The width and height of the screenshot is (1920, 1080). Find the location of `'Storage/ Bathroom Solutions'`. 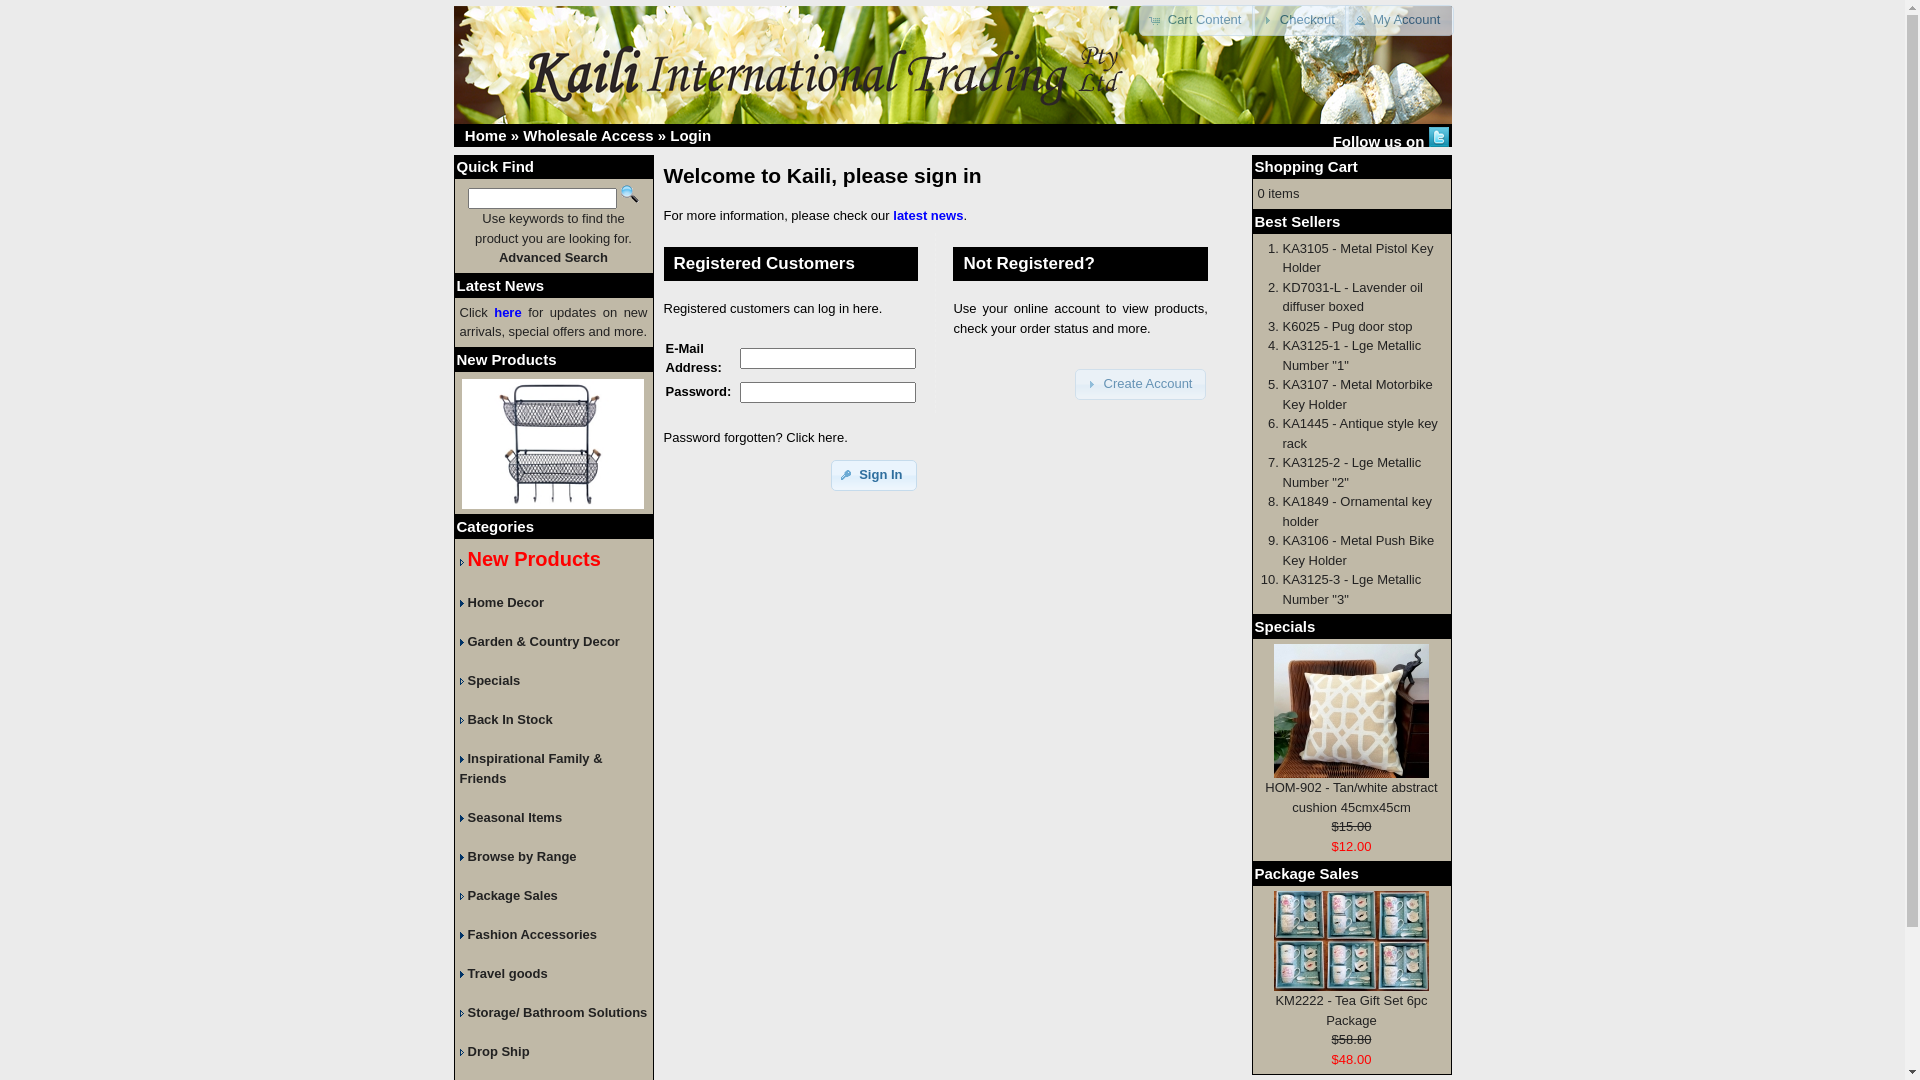

'Storage/ Bathroom Solutions' is located at coordinates (459, 1011).